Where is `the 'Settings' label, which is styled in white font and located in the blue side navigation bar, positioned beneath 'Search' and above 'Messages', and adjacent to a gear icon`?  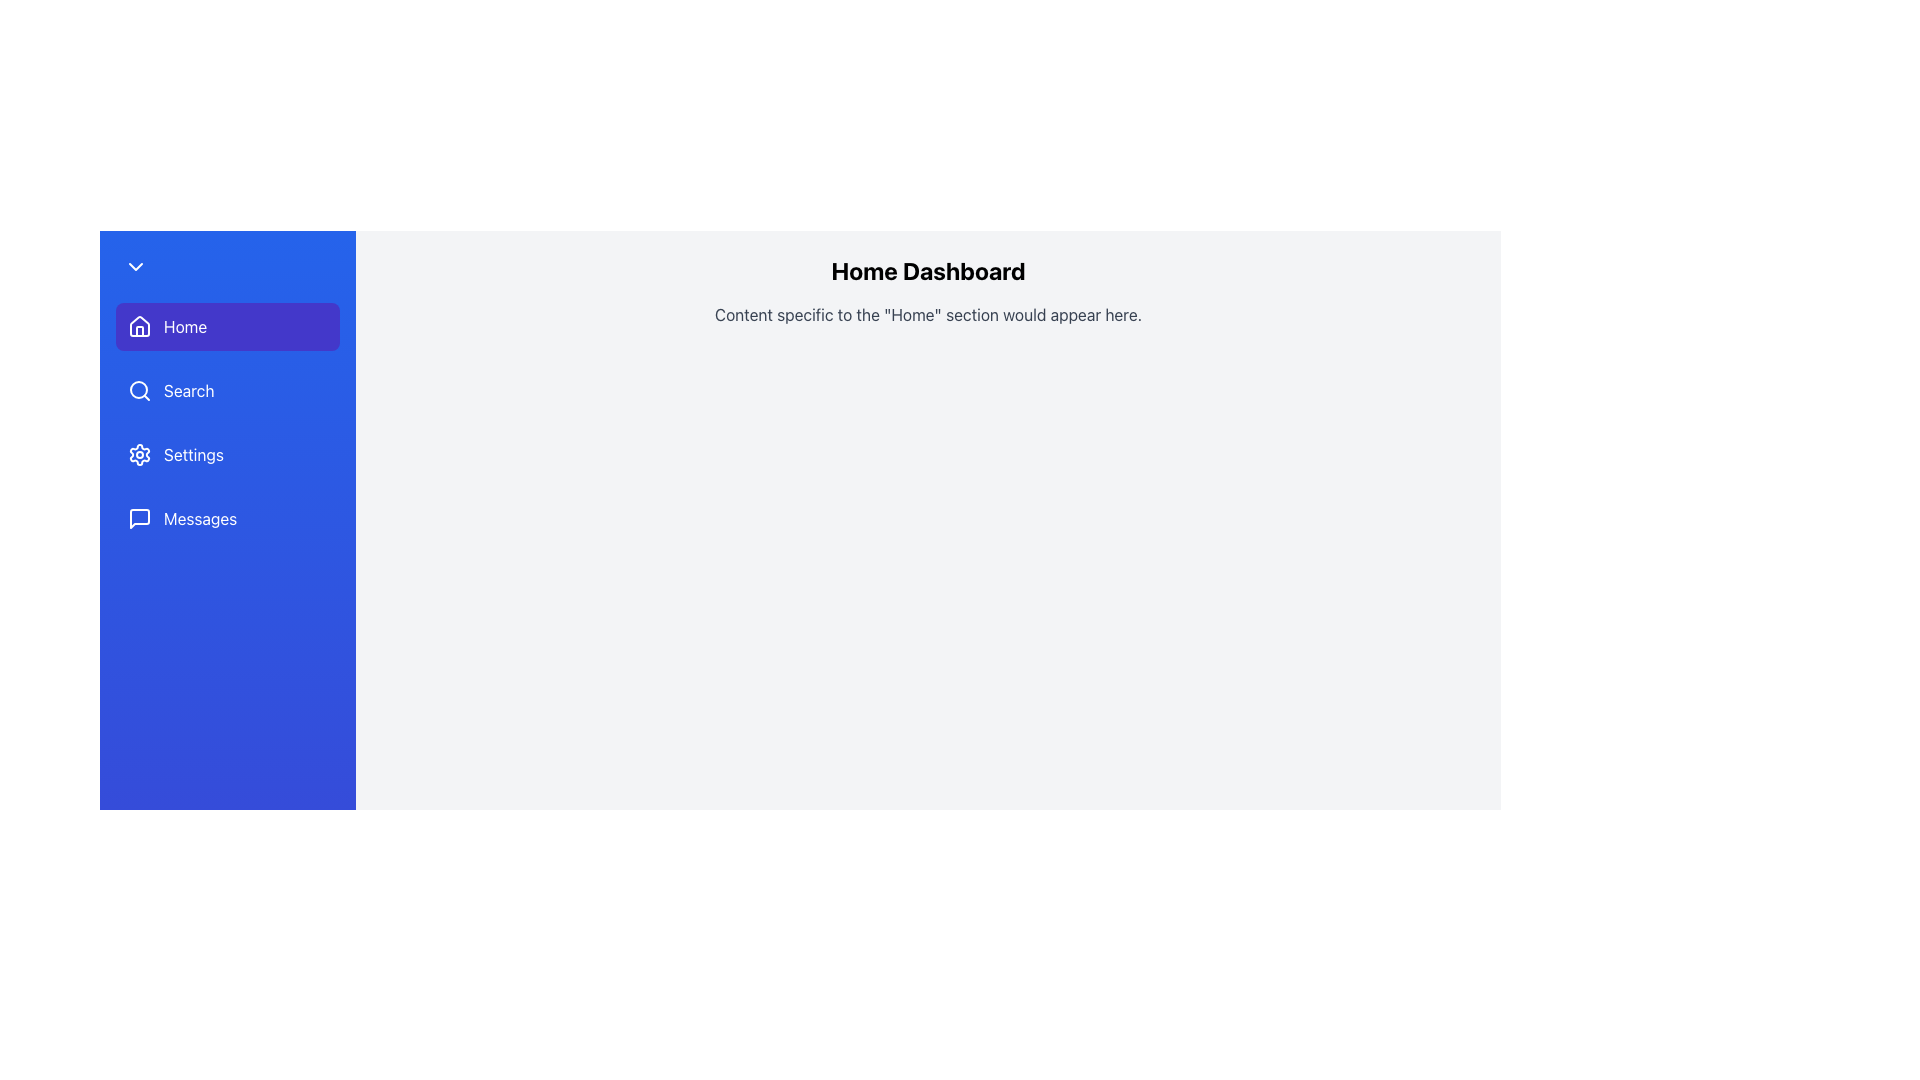
the 'Settings' label, which is styled in white font and located in the blue side navigation bar, positioned beneath 'Search' and above 'Messages', and adjacent to a gear icon is located at coordinates (193, 455).